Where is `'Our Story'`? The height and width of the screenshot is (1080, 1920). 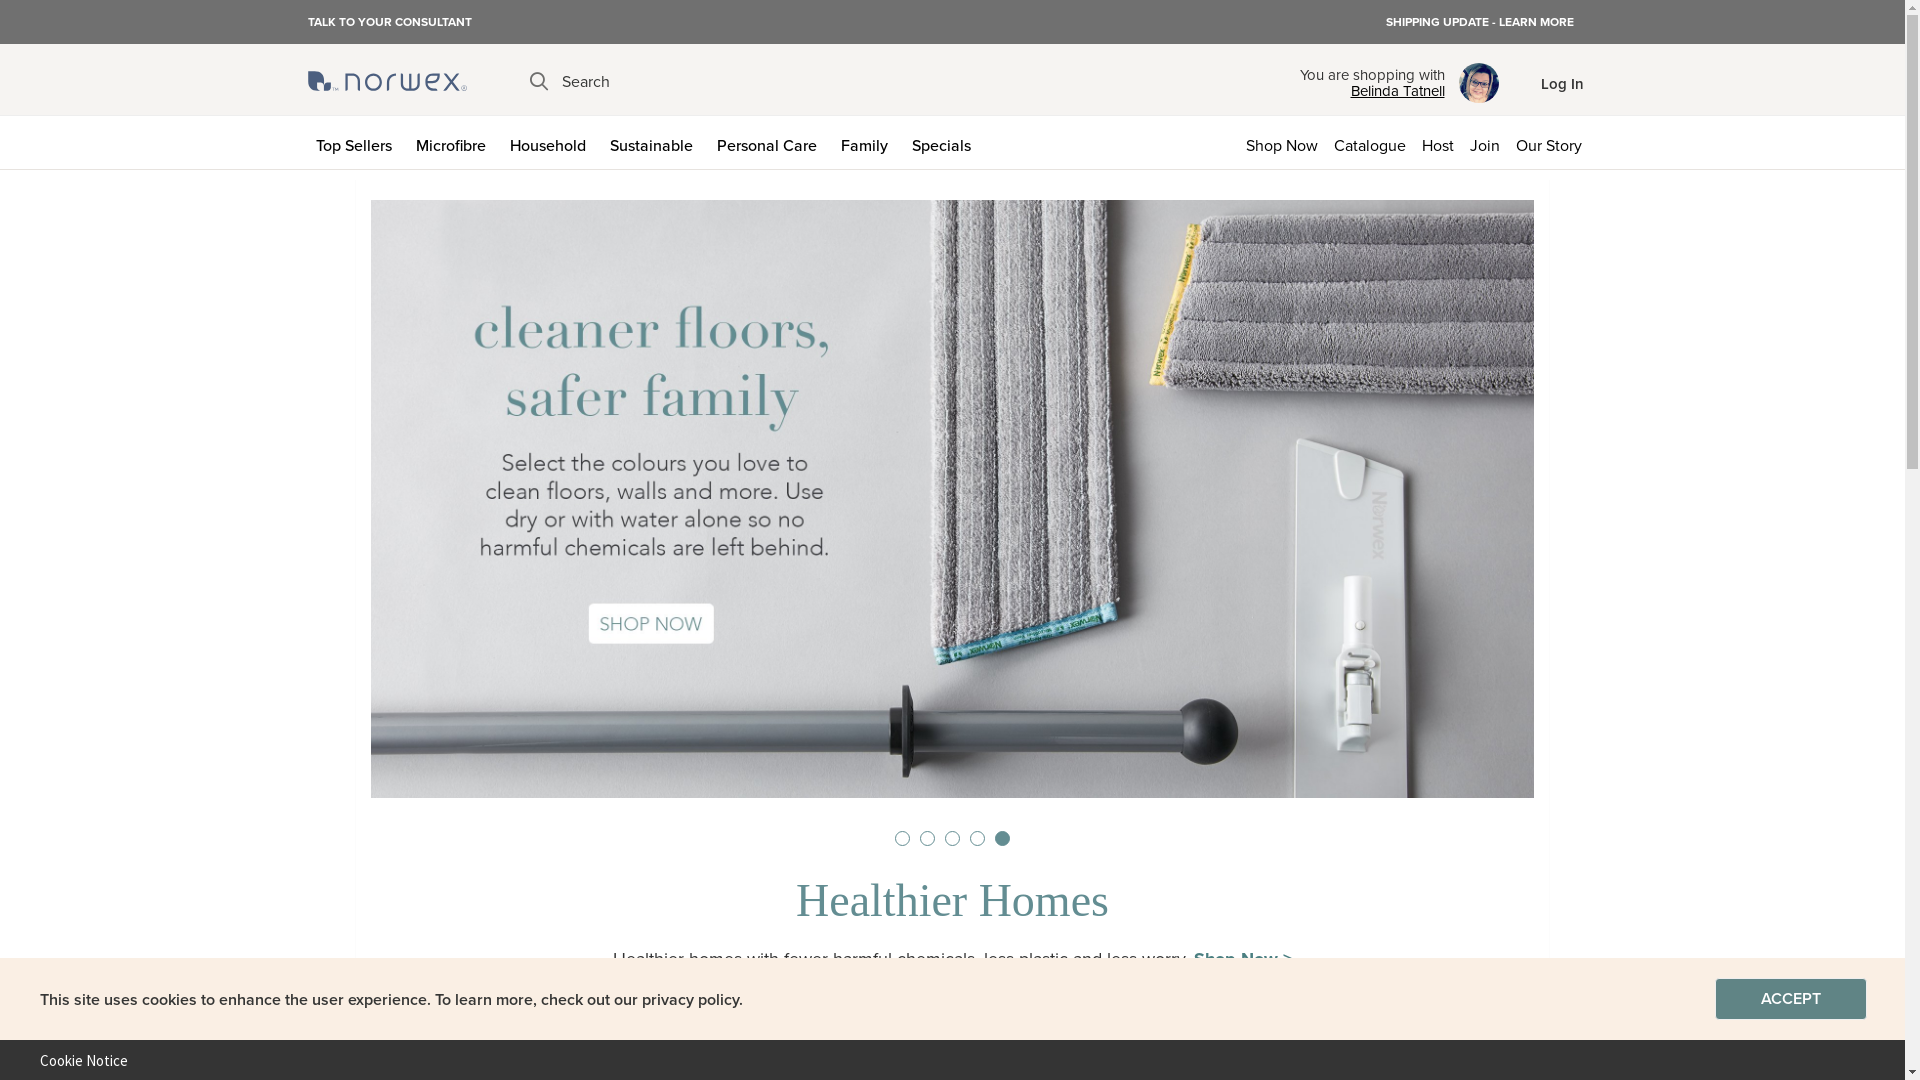 'Our Story' is located at coordinates (1552, 141).